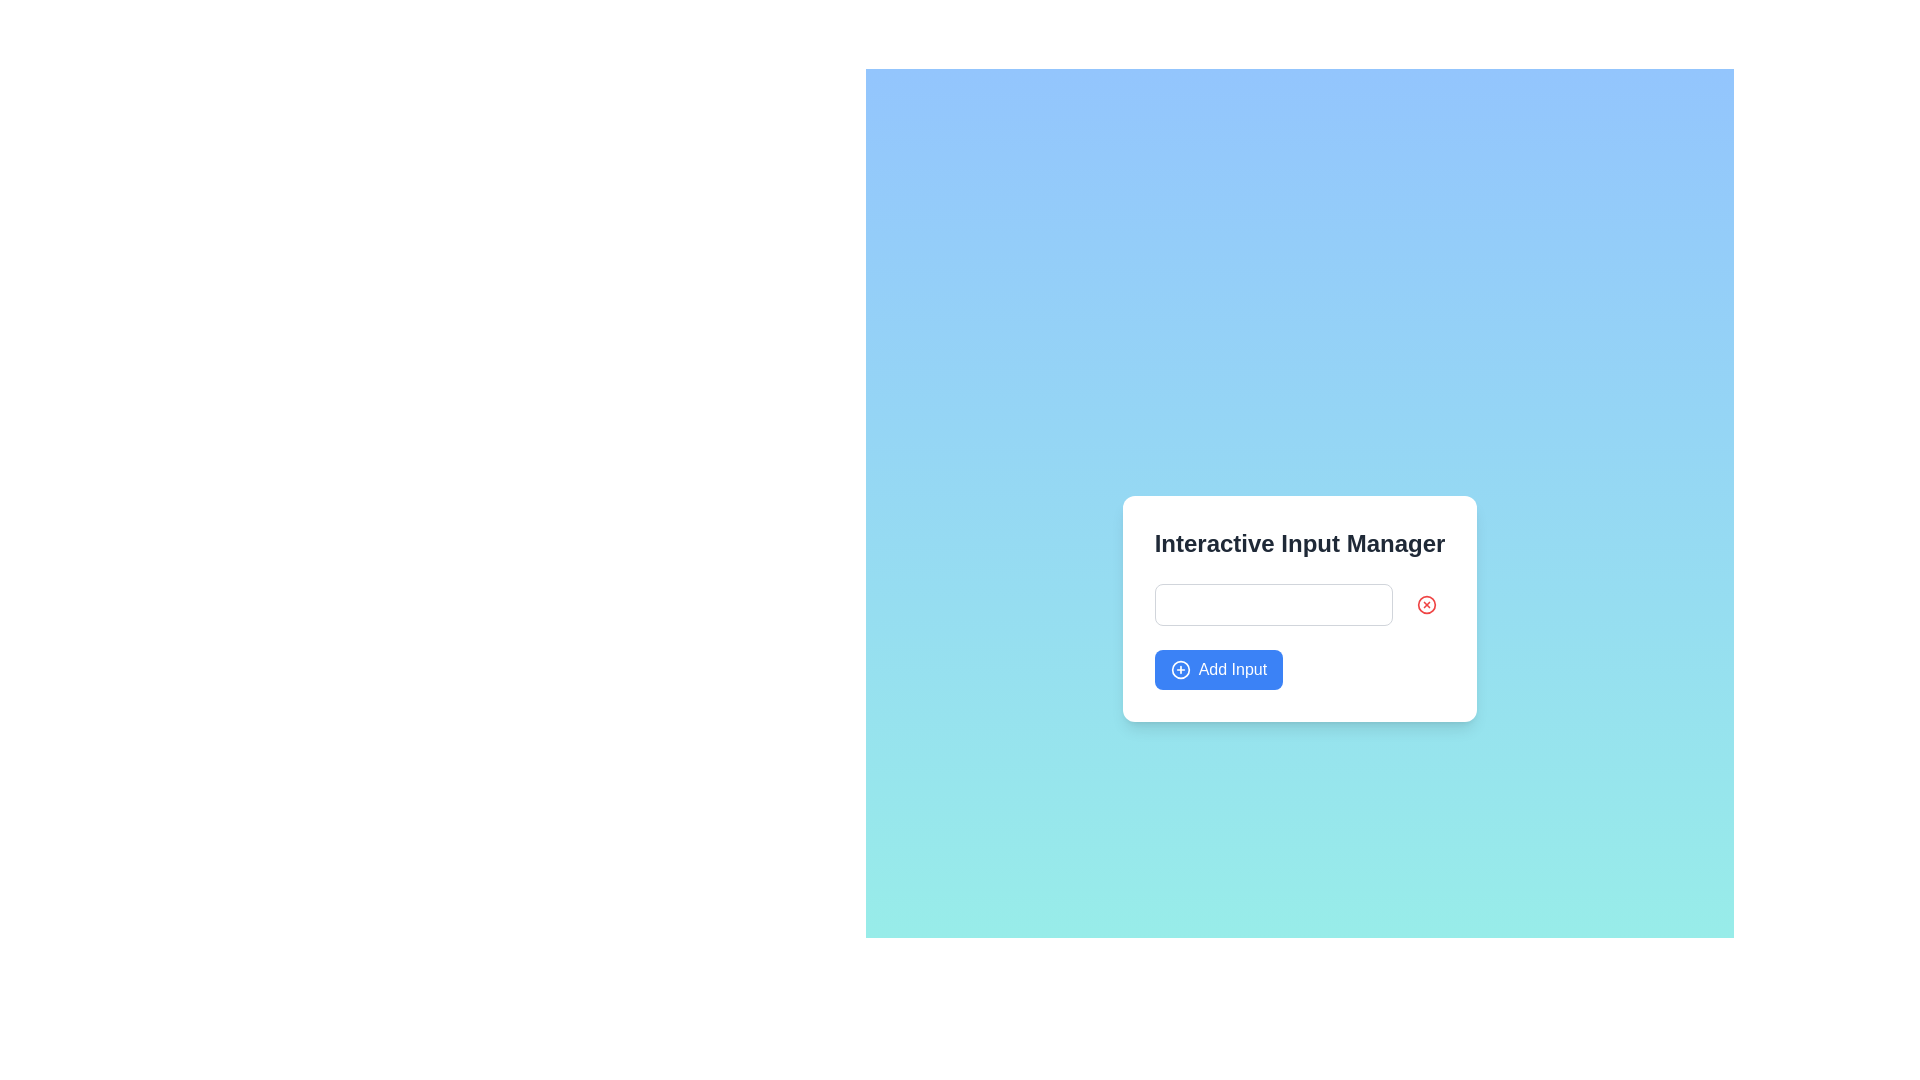 Image resolution: width=1920 pixels, height=1080 pixels. Describe the element at coordinates (1180, 670) in the screenshot. I see `the circular component of the '+' icon, which has a blue border and a white interior, located at the center of the '+' sign` at that location.